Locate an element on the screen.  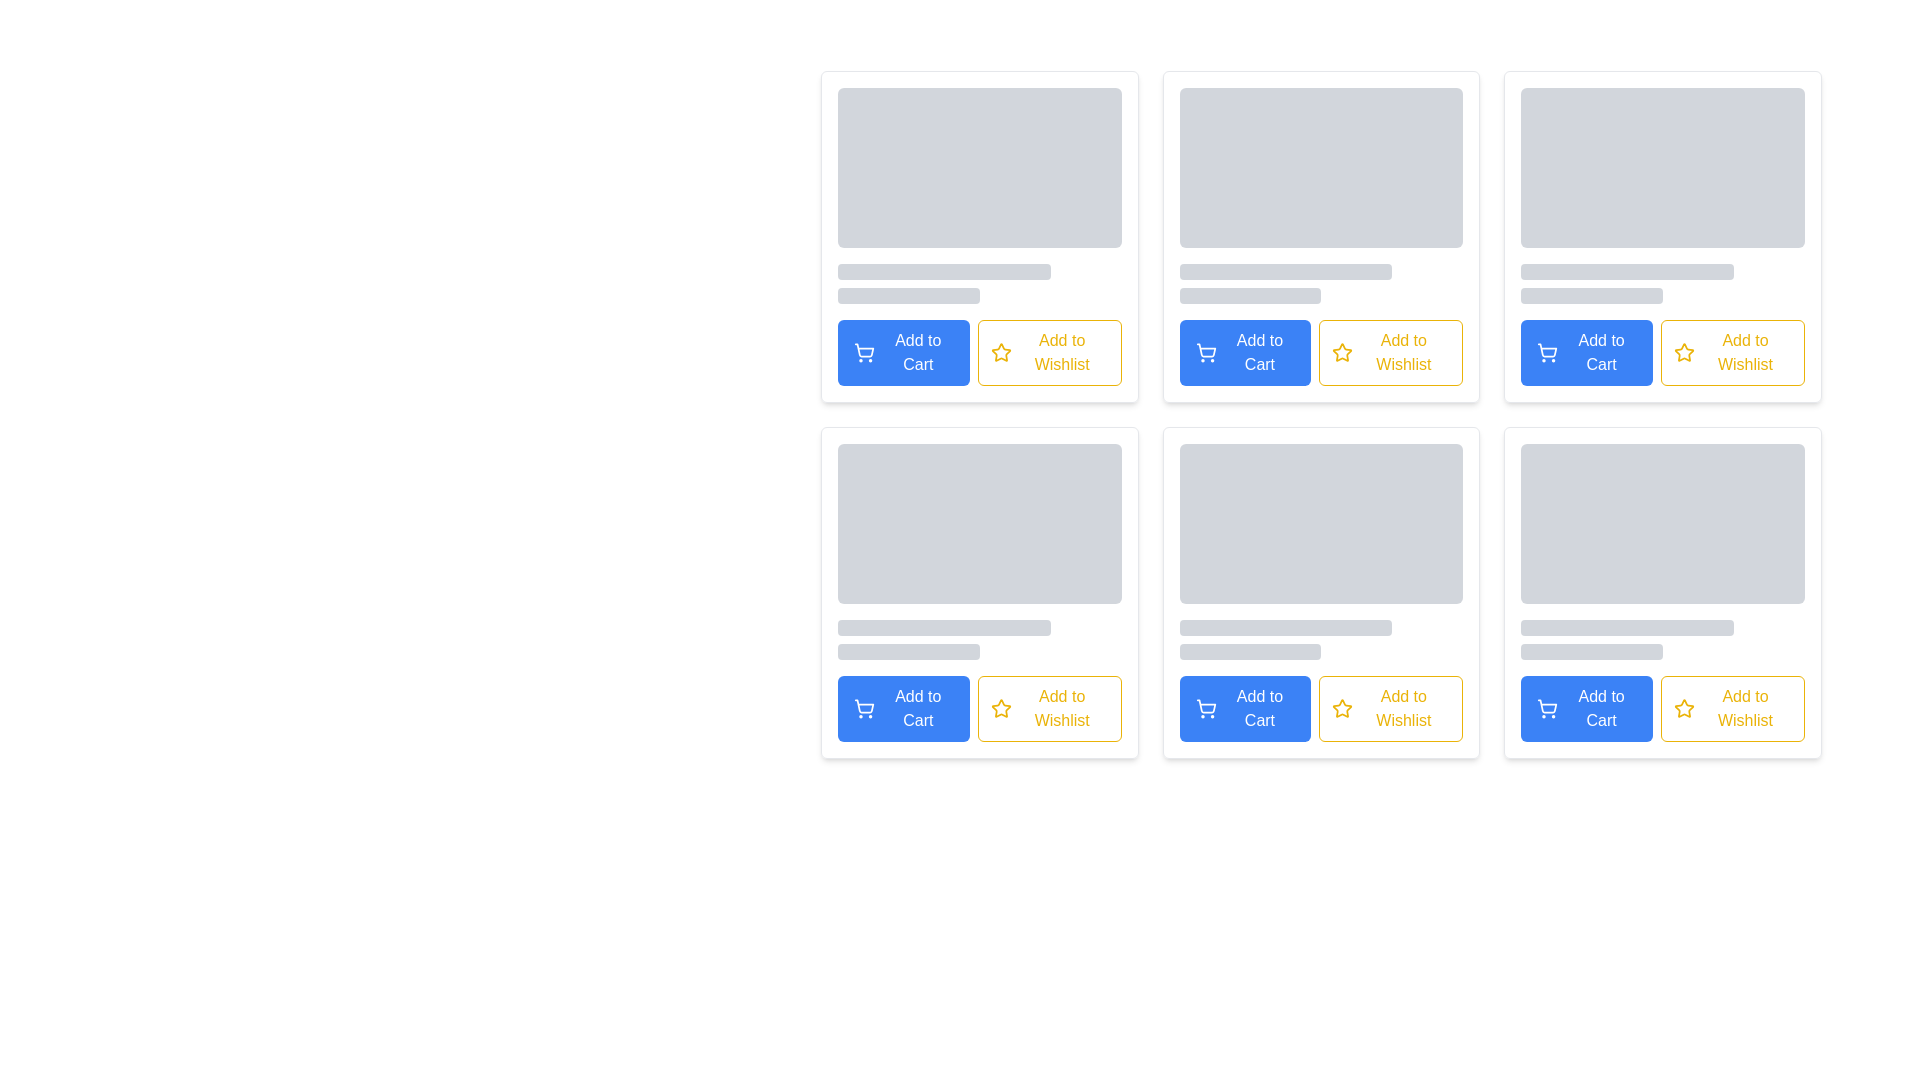
the slider position is located at coordinates (1192, 651).